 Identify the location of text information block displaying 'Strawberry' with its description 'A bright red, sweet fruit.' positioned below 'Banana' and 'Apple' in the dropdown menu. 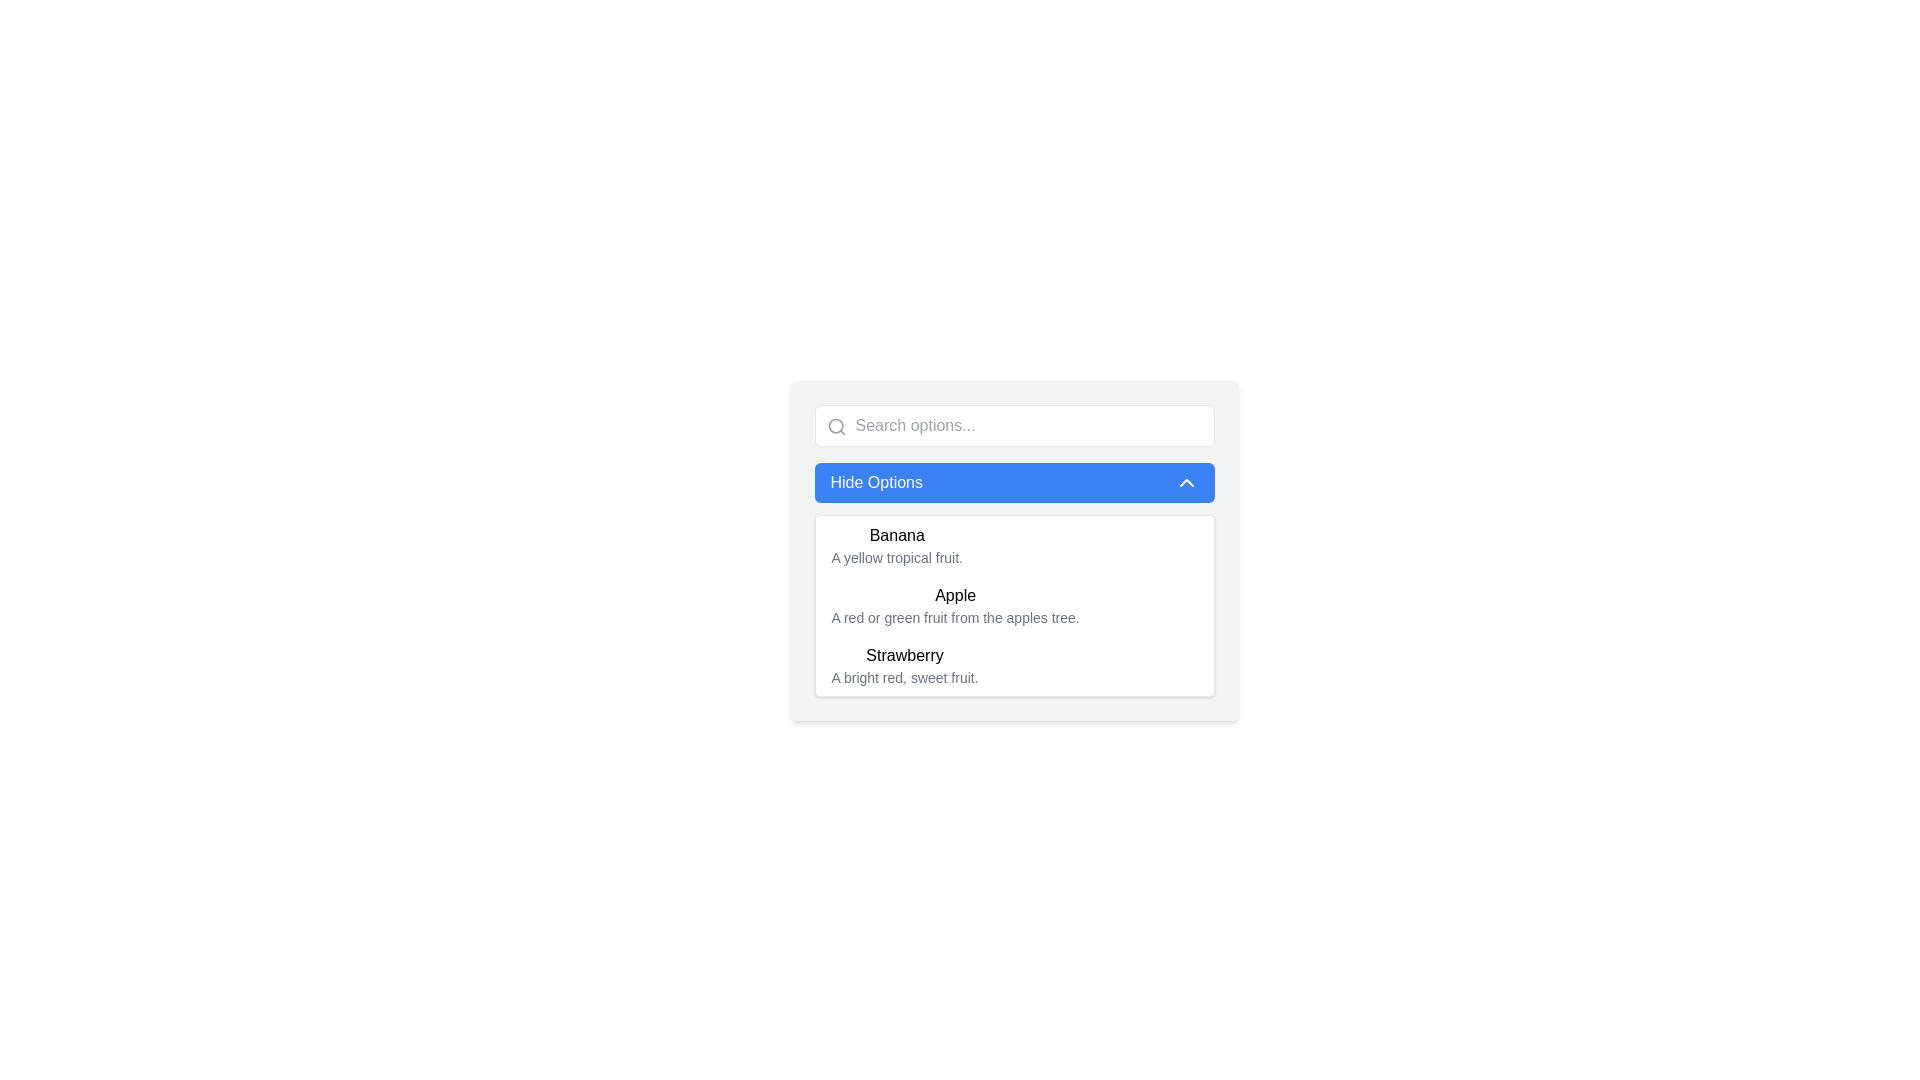
(904, 666).